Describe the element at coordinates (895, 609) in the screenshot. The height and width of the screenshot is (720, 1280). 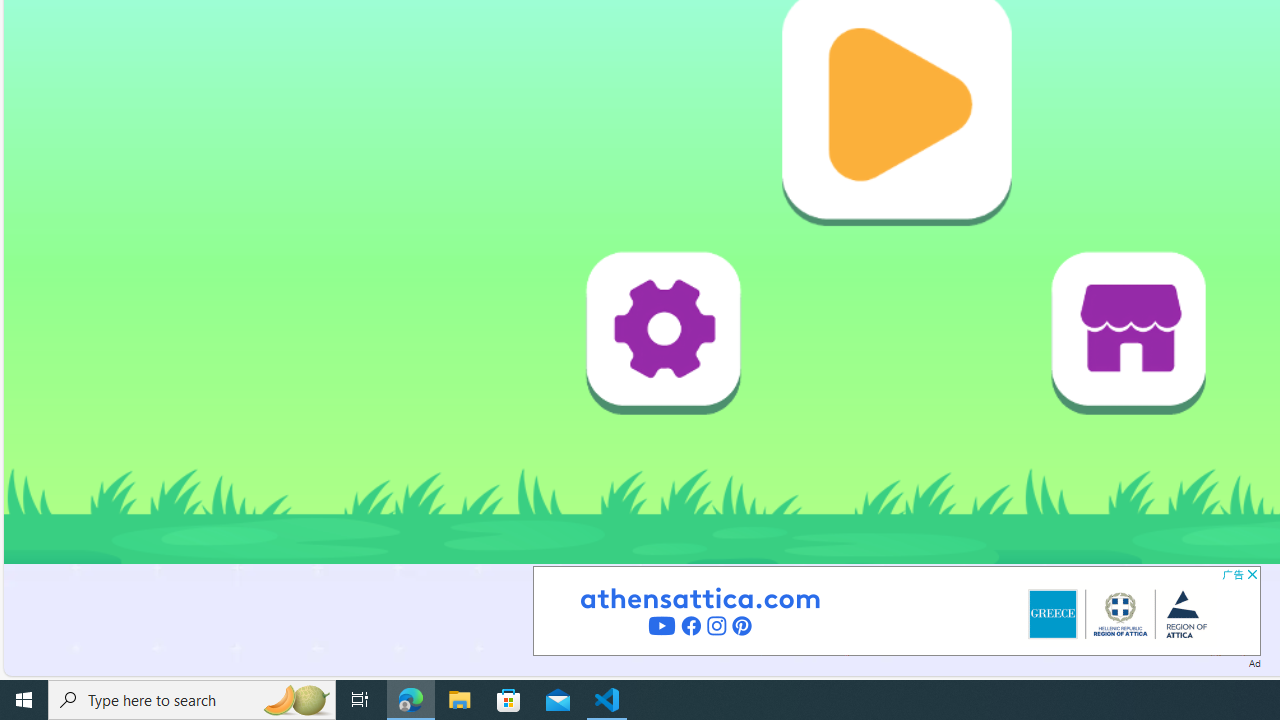
I see `'Advertisement'` at that location.